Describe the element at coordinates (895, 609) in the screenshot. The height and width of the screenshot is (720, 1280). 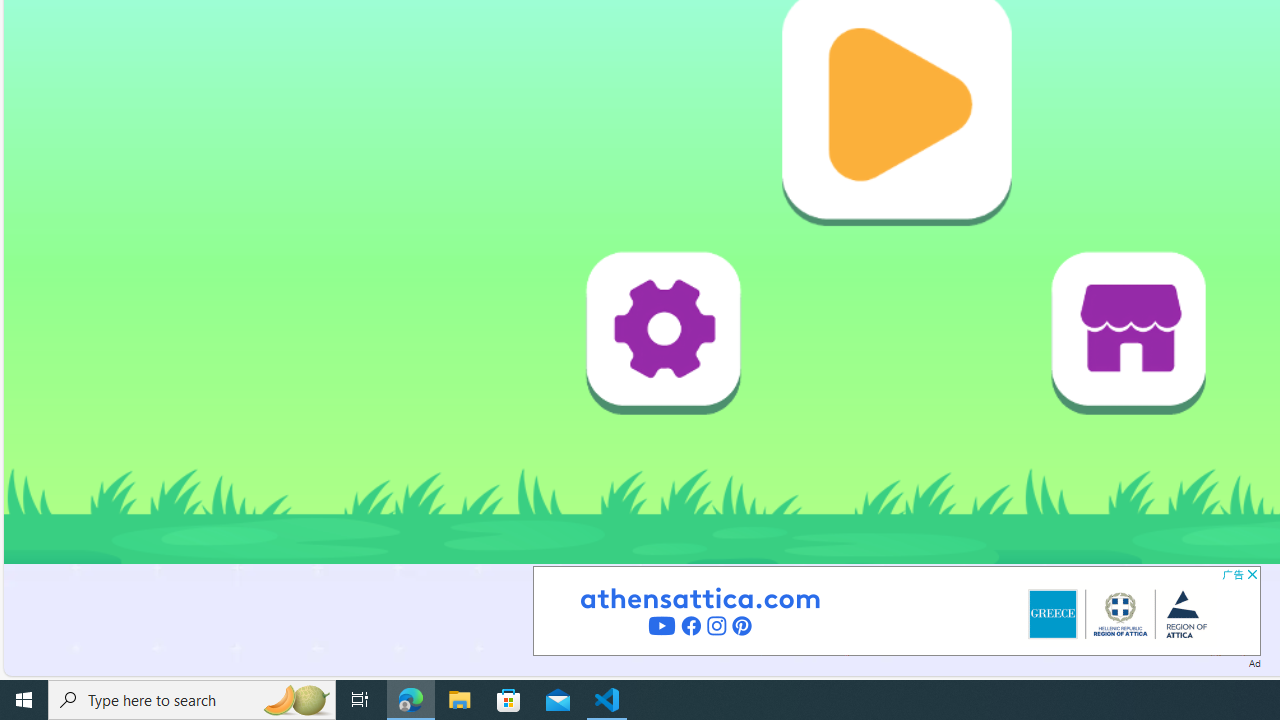
I see `'Advertisement'` at that location.